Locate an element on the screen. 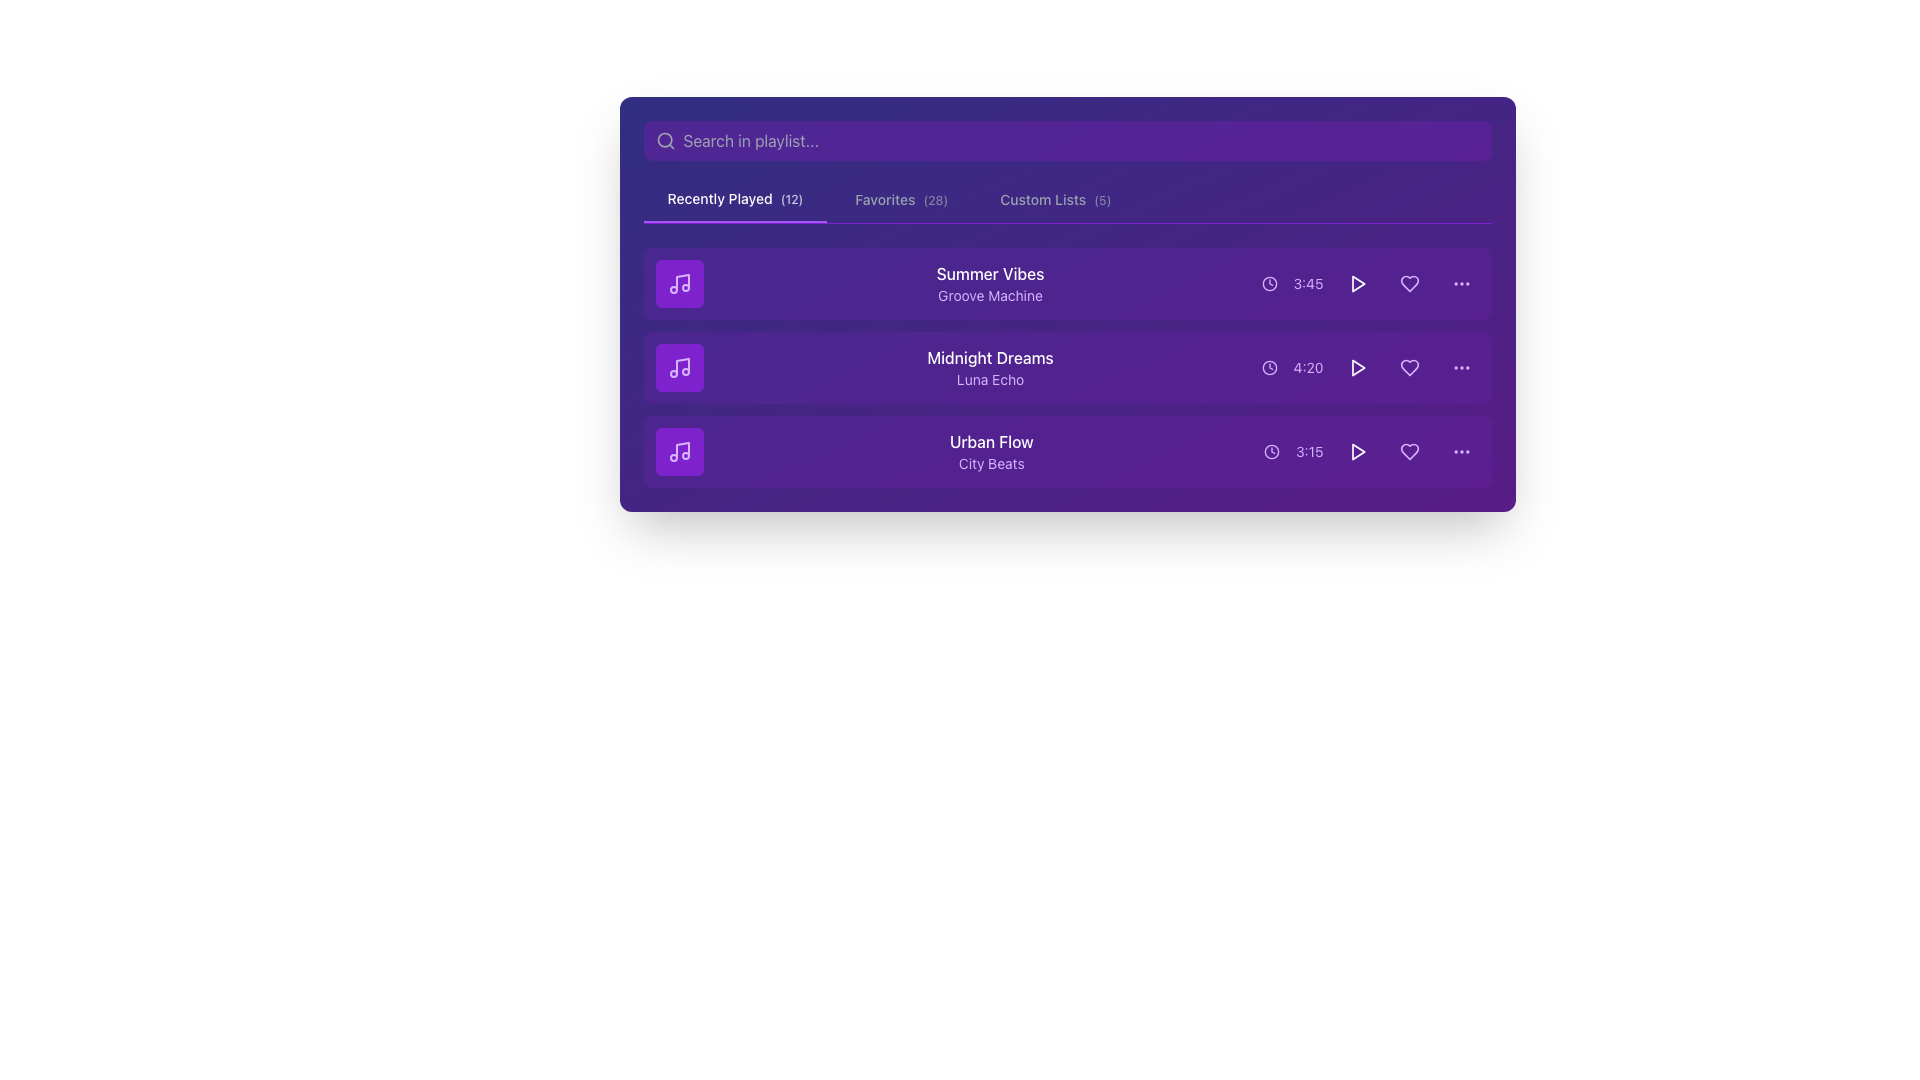  the play button on the first item in the Recently Played section of the music list interface, which has a purple gradient background and rounded corners is located at coordinates (1066, 304).